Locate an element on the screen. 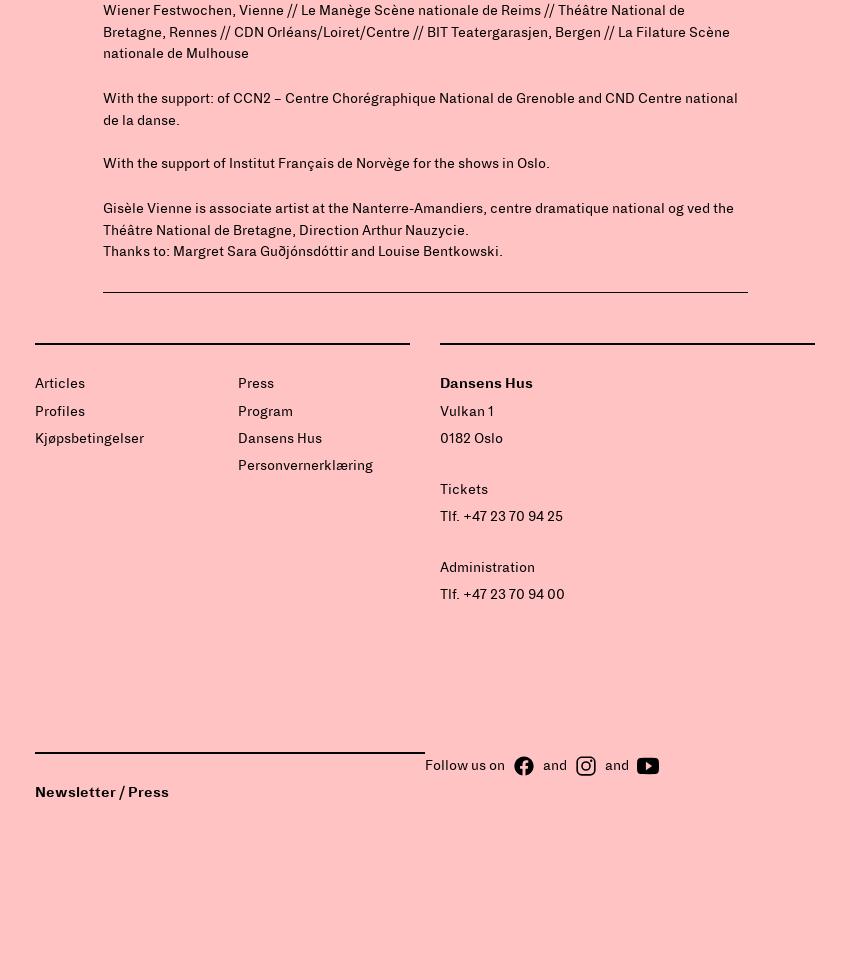 The image size is (850, 979). 'Tickets' is located at coordinates (463, 488).